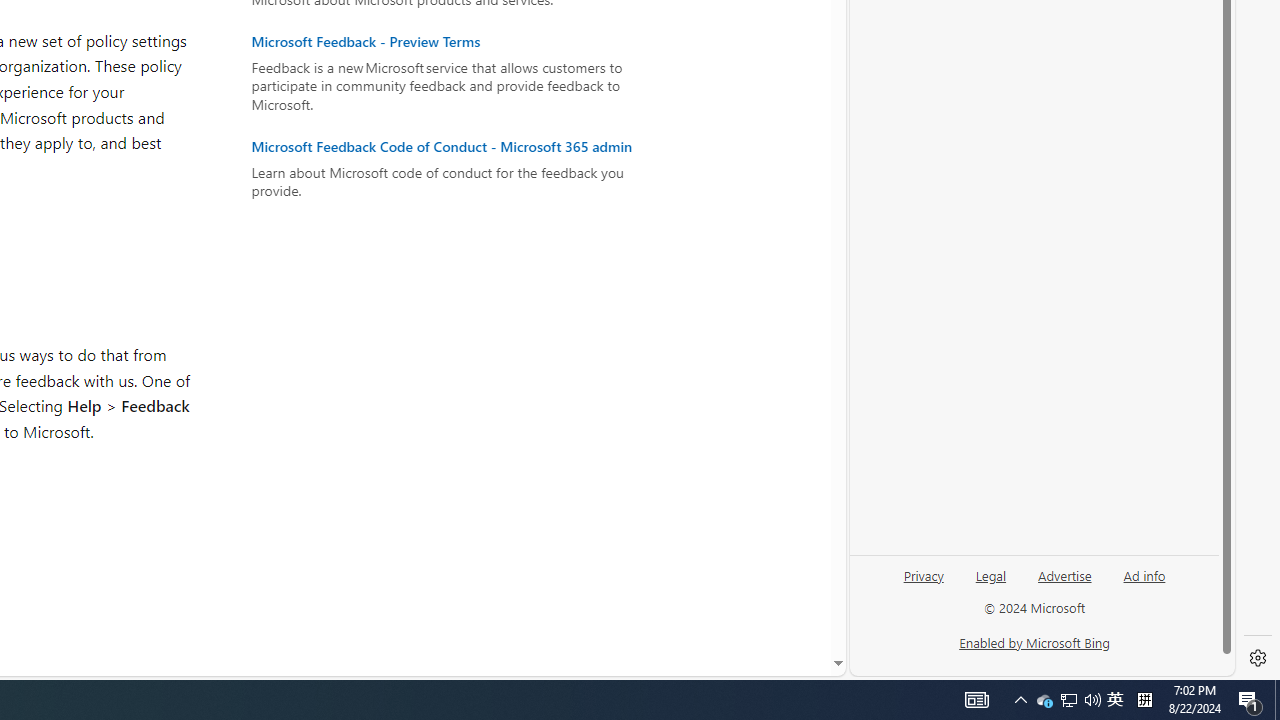  What do you see at coordinates (1257, 658) in the screenshot?
I see `'Settings'` at bounding box center [1257, 658].